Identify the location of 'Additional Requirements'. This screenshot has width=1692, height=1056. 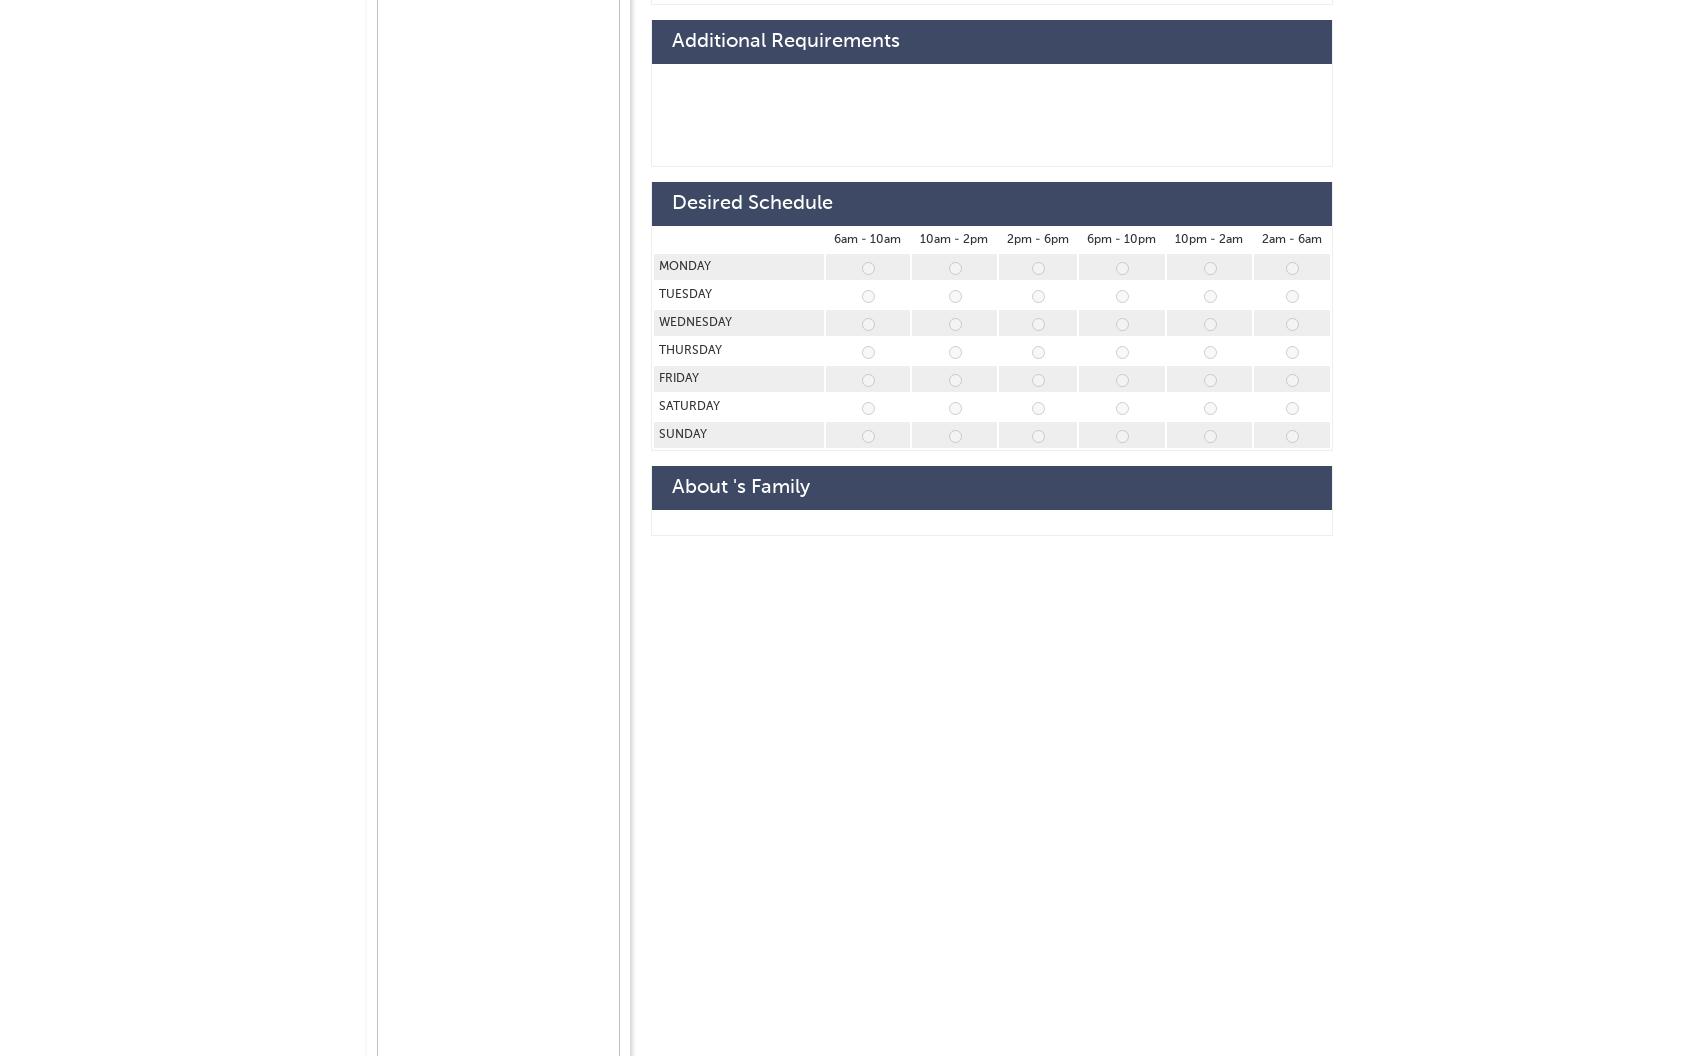
(785, 42).